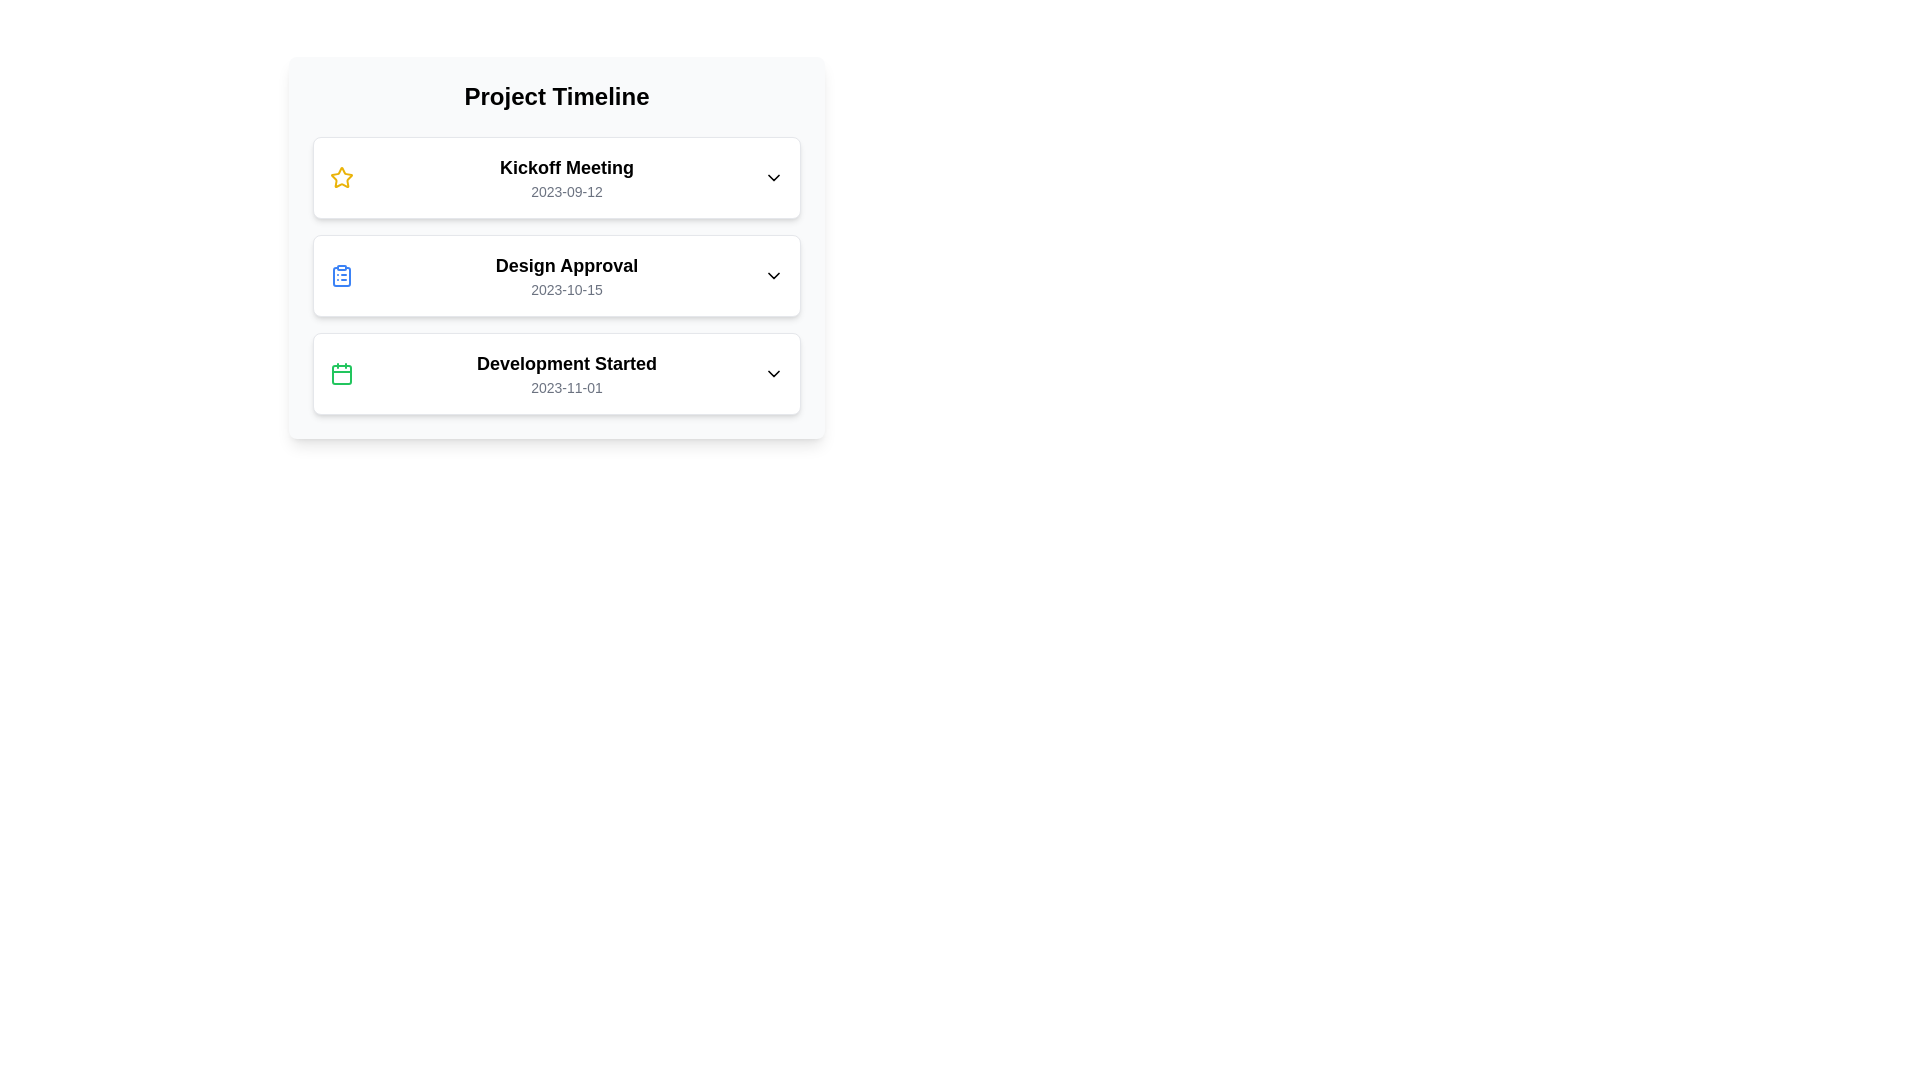 Image resolution: width=1920 pixels, height=1080 pixels. Describe the element at coordinates (341, 176) in the screenshot. I see `the small star-shaped icon with a yellow outline and white fill located beside the text 'Kickoff Meeting' in the 'Project Timeline' section` at that location.